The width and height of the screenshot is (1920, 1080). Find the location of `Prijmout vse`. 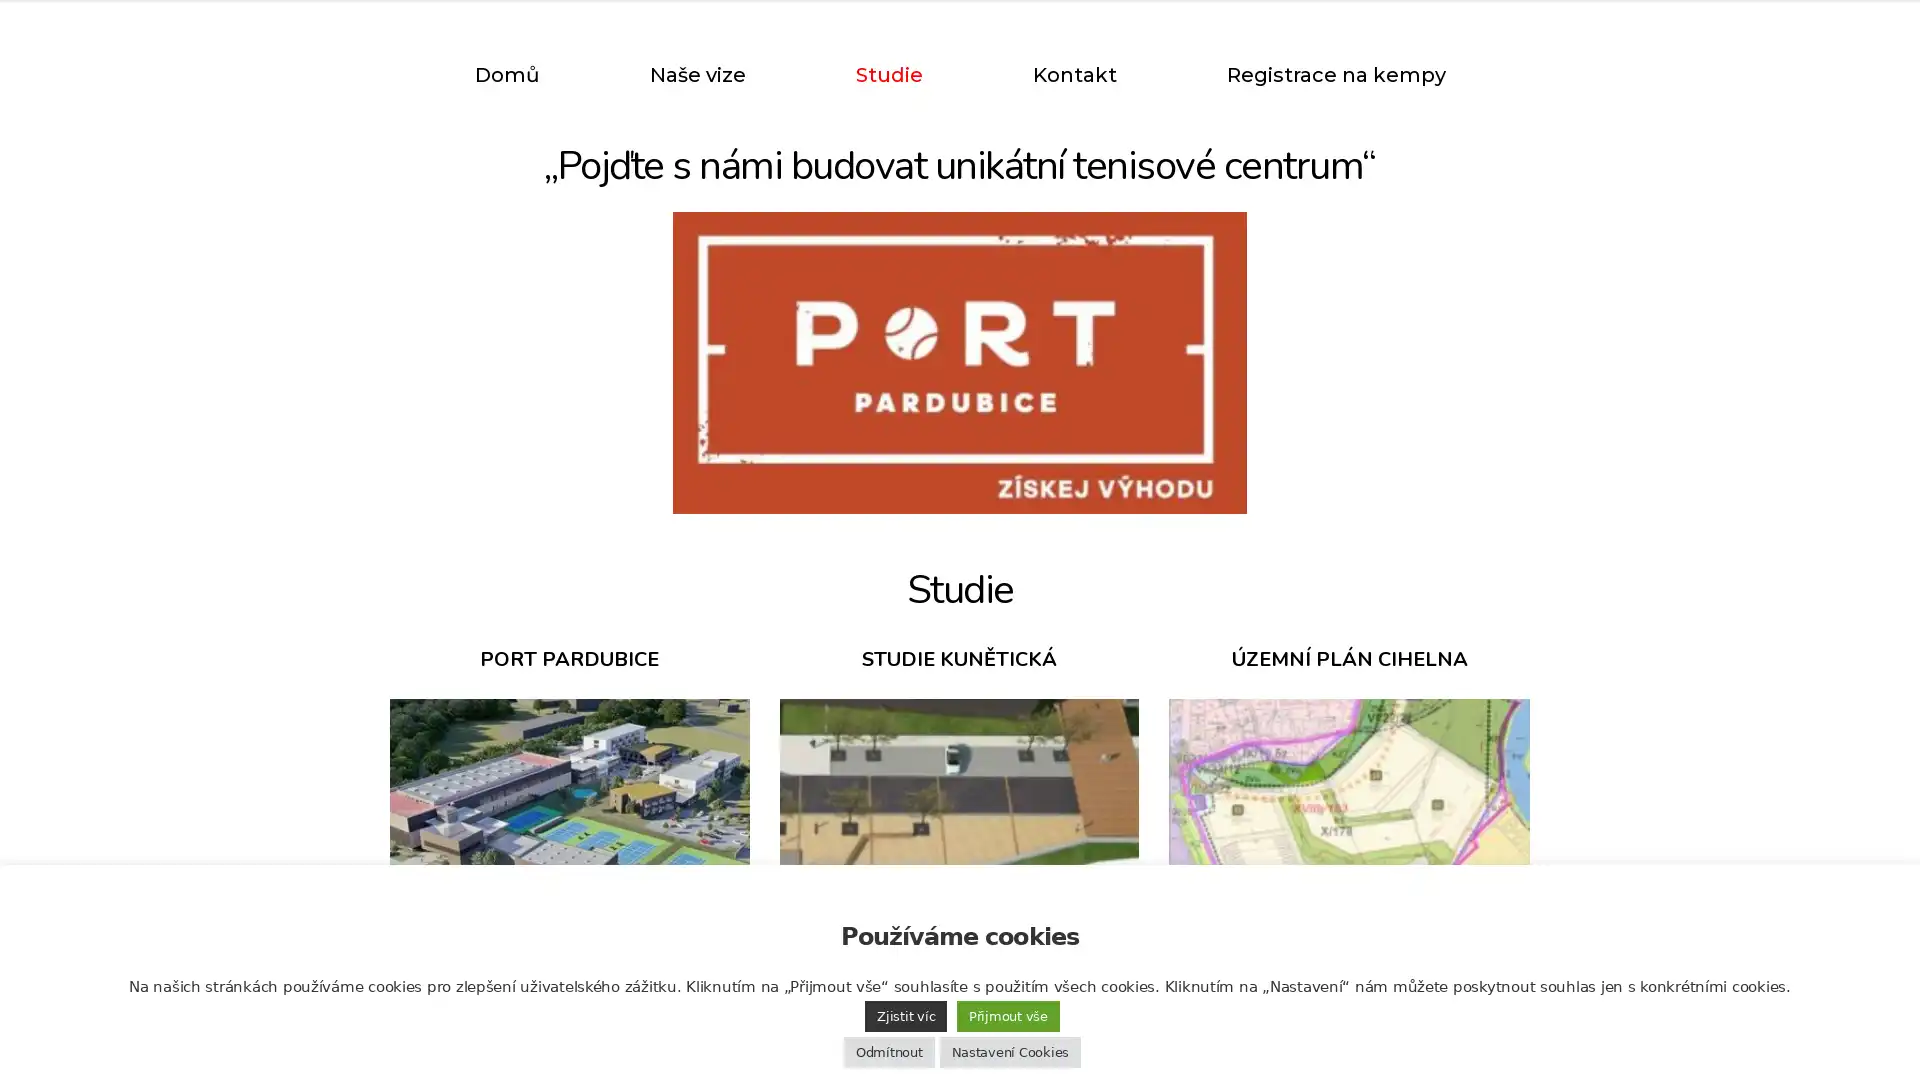

Prijmout vse is located at coordinates (1008, 1016).